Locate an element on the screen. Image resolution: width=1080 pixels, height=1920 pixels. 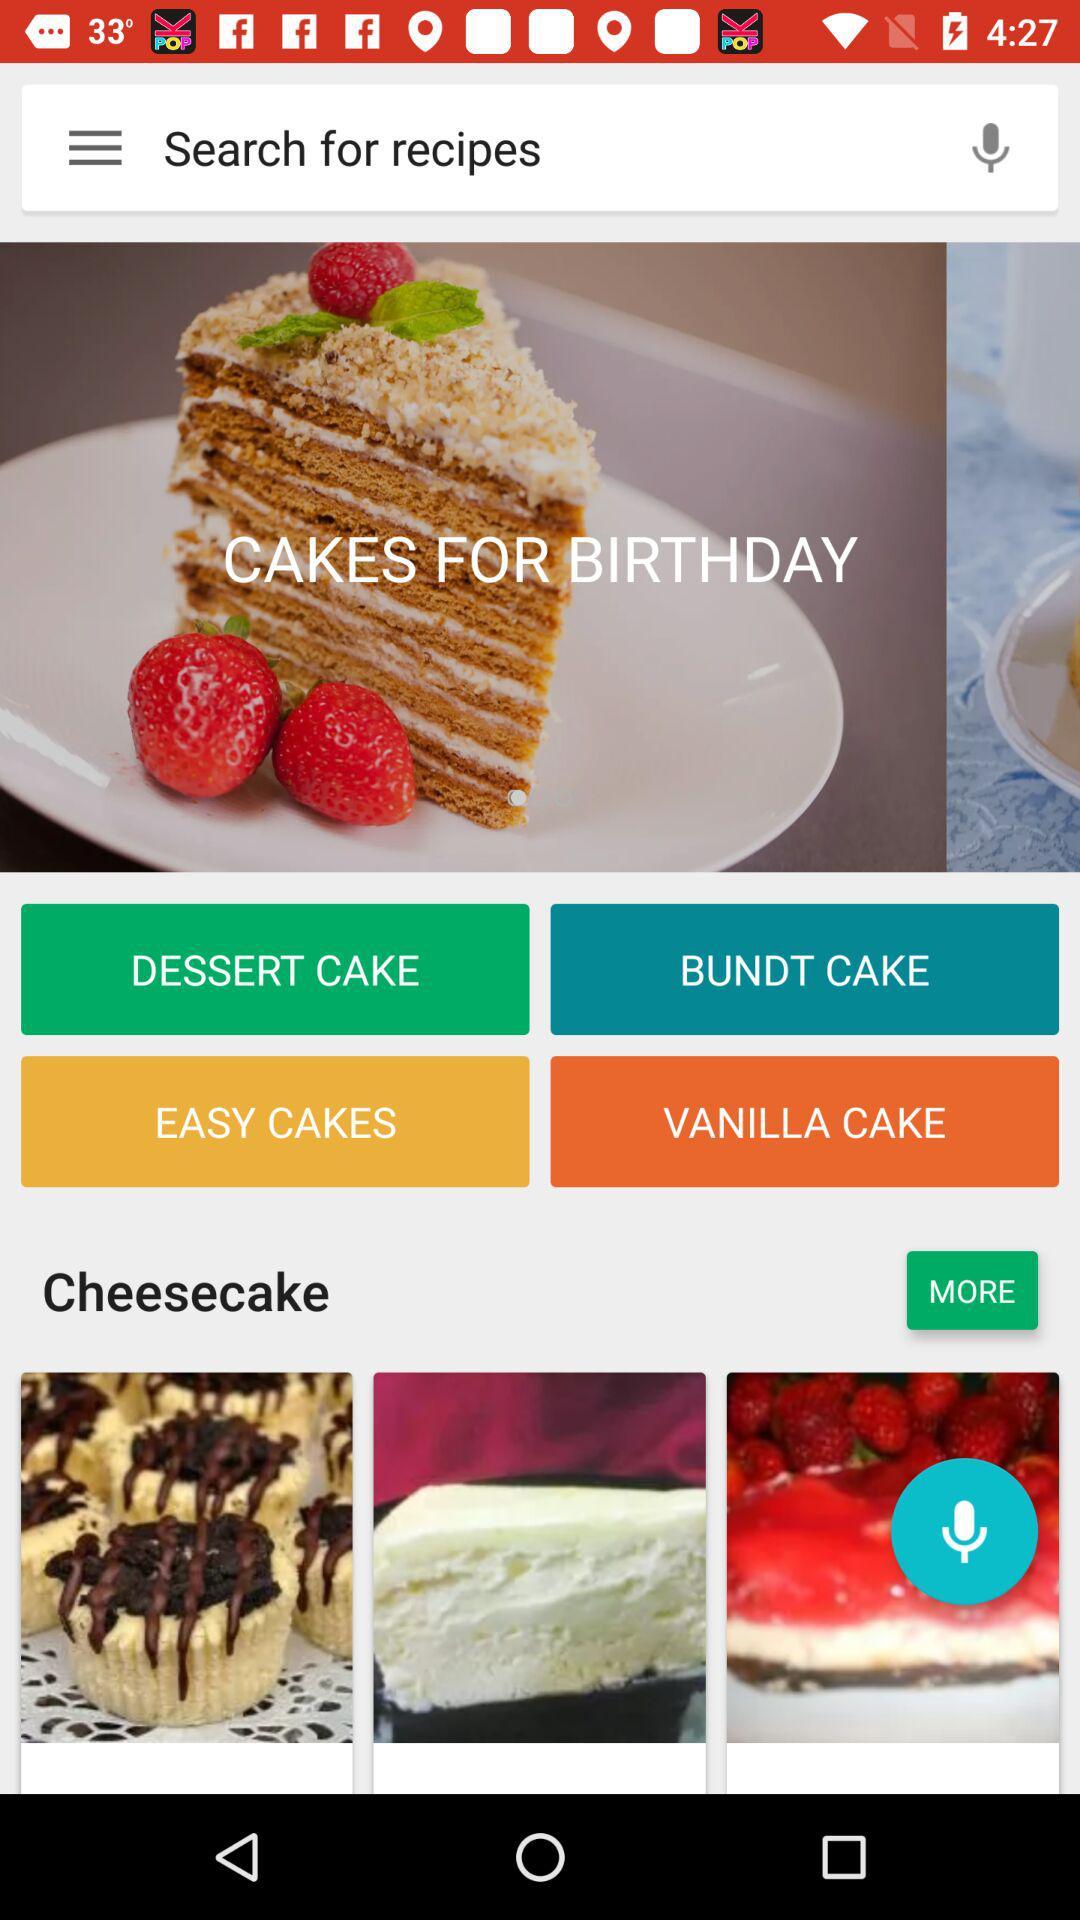
the microphone icon is located at coordinates (990, 146).